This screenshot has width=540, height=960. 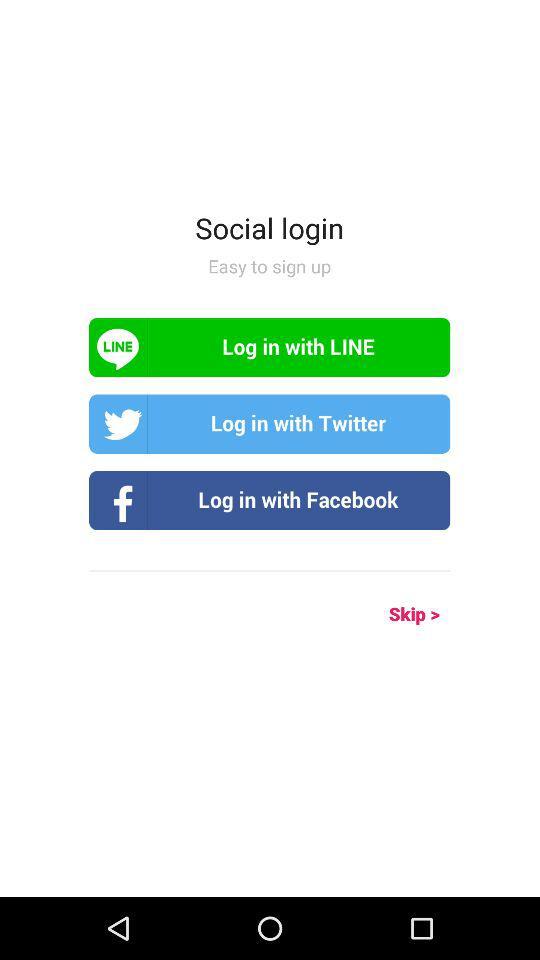 I want to click on login with facebook, so click(x=269, y=499).